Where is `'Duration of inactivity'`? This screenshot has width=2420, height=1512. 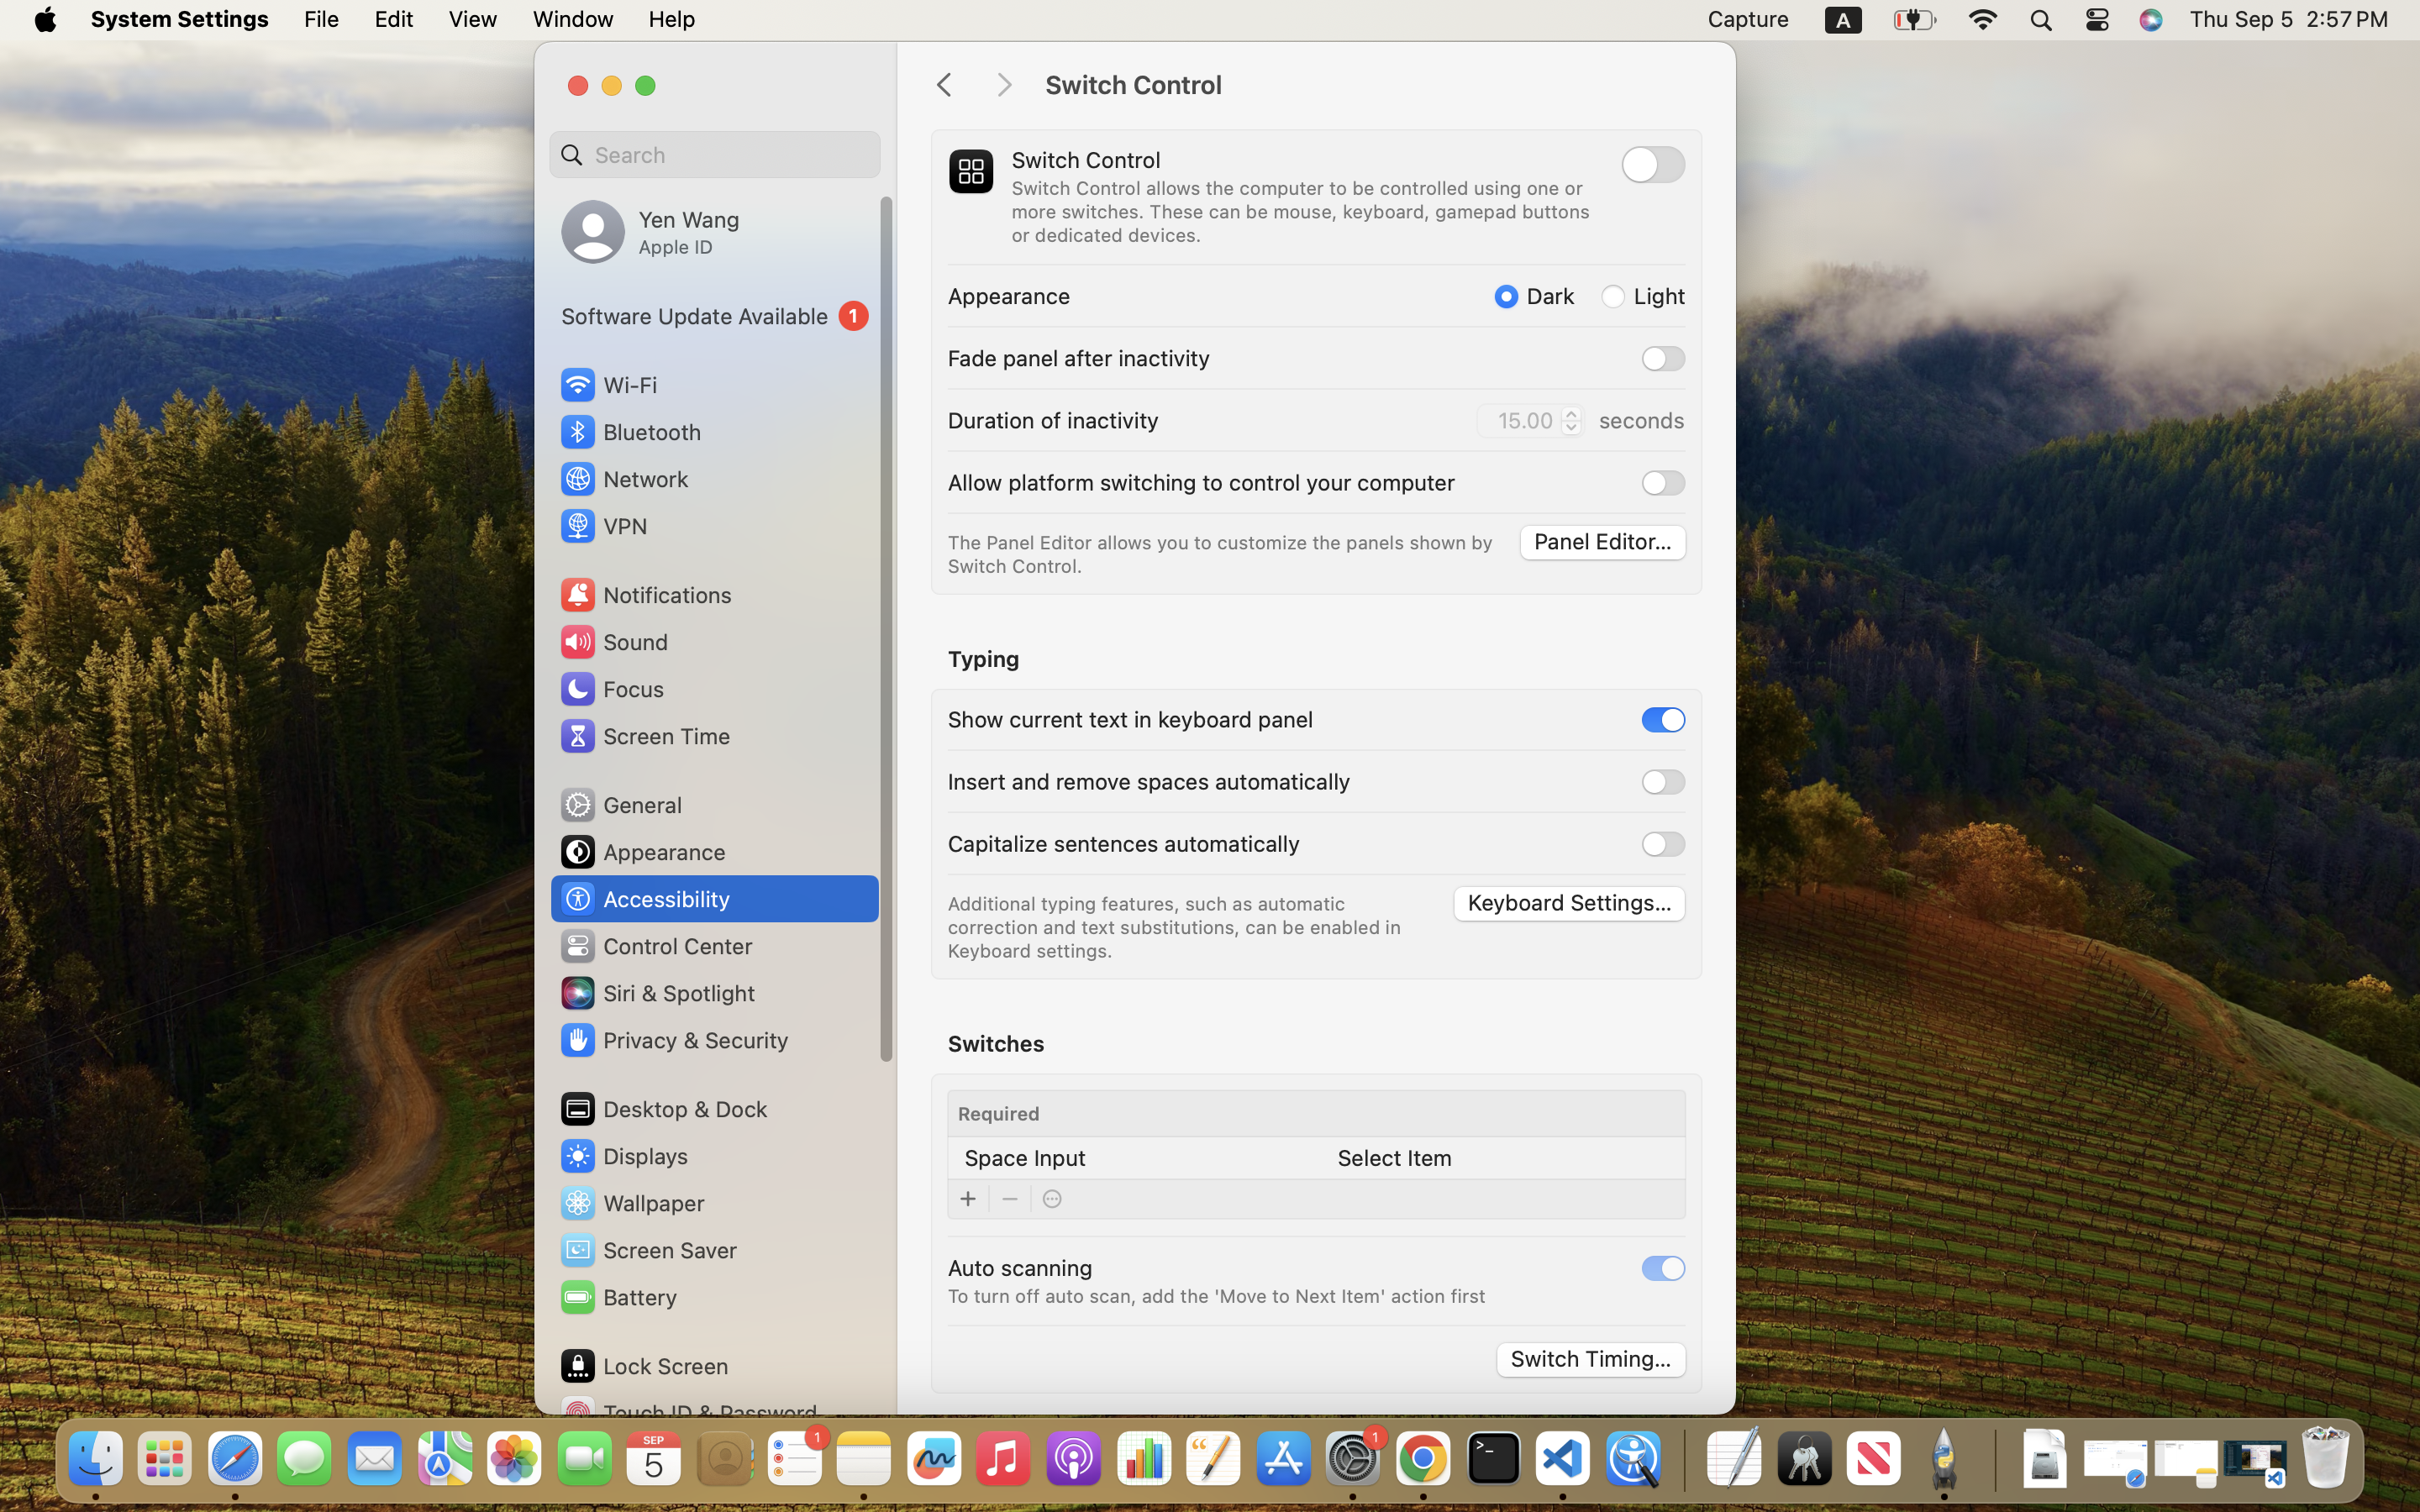
'Duration of inactivity' is located at coordinates (1052, 419).